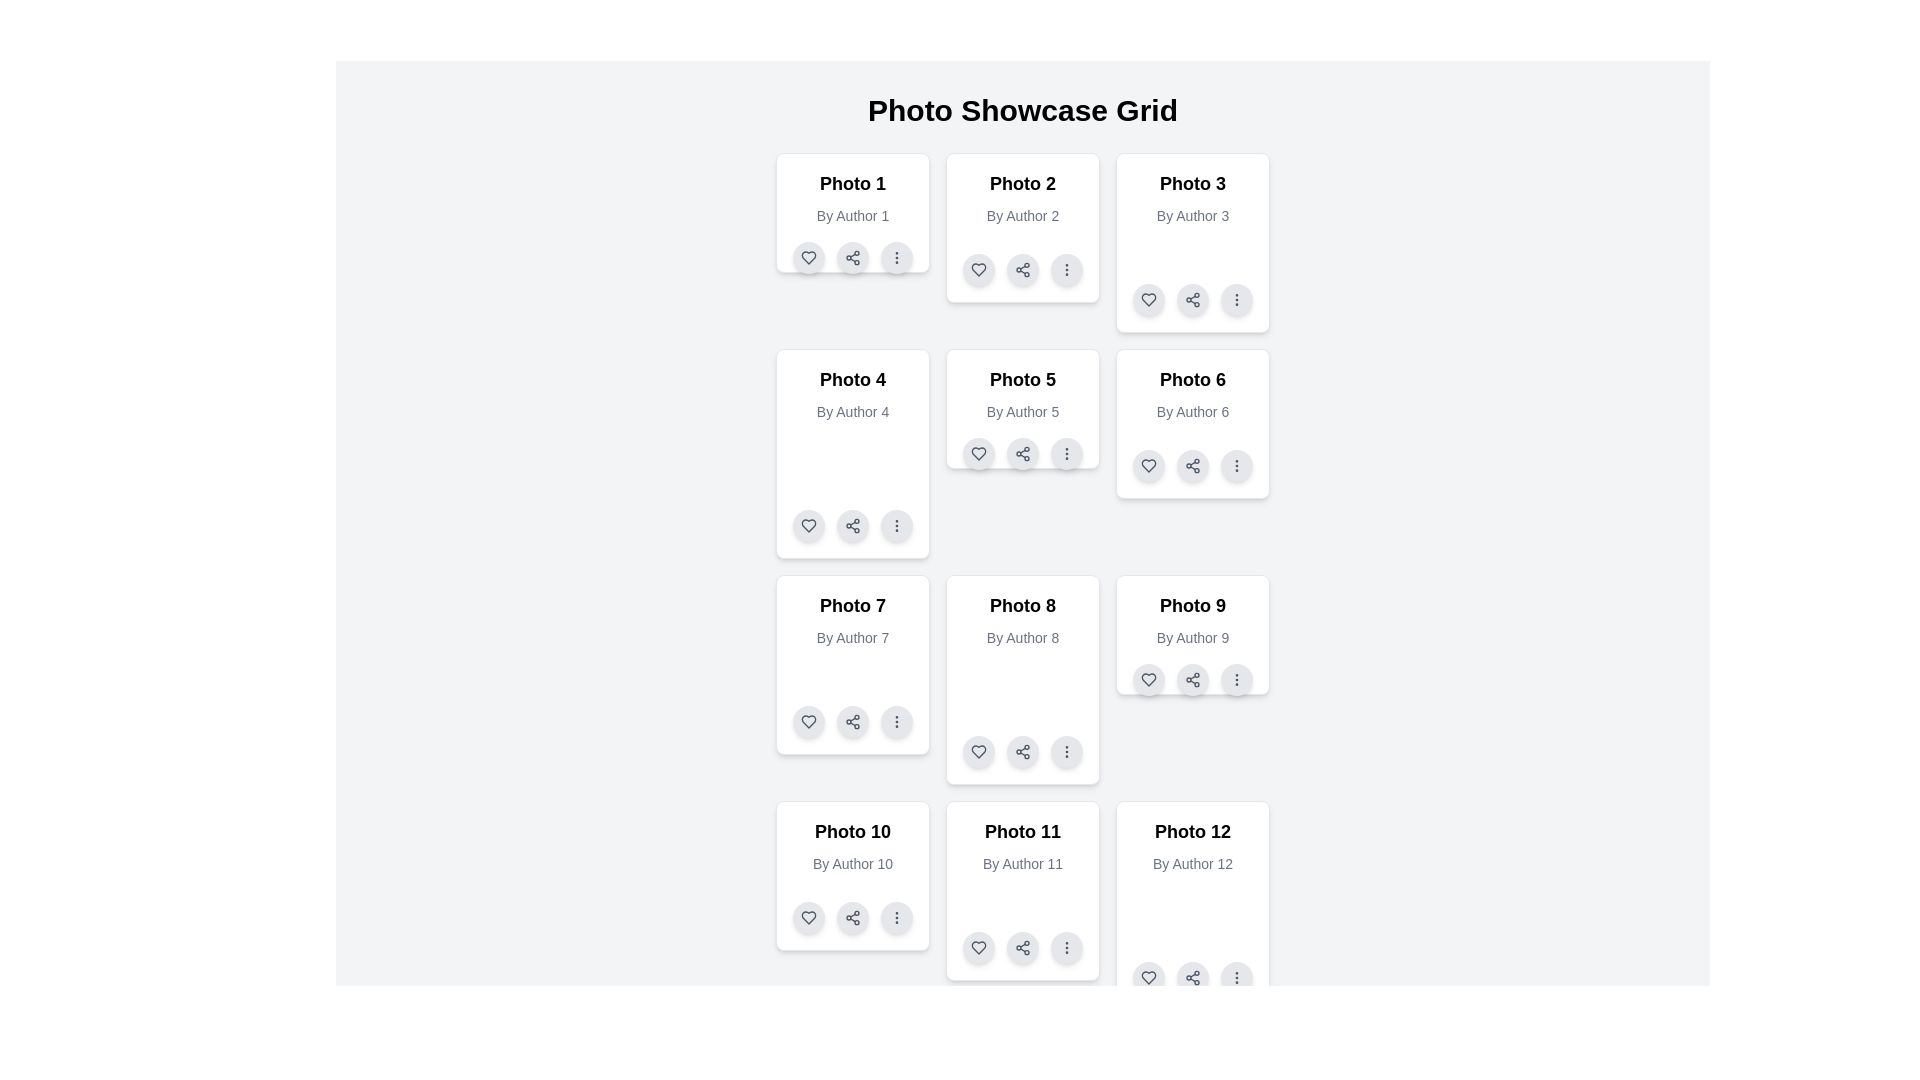 This screenshot has width=1920, height=1080. I want to click on the Text label that provides attribution information for the displayed photo, located below the title 'Photo 4' and above the control icons in the card layout, so click(853, 411).